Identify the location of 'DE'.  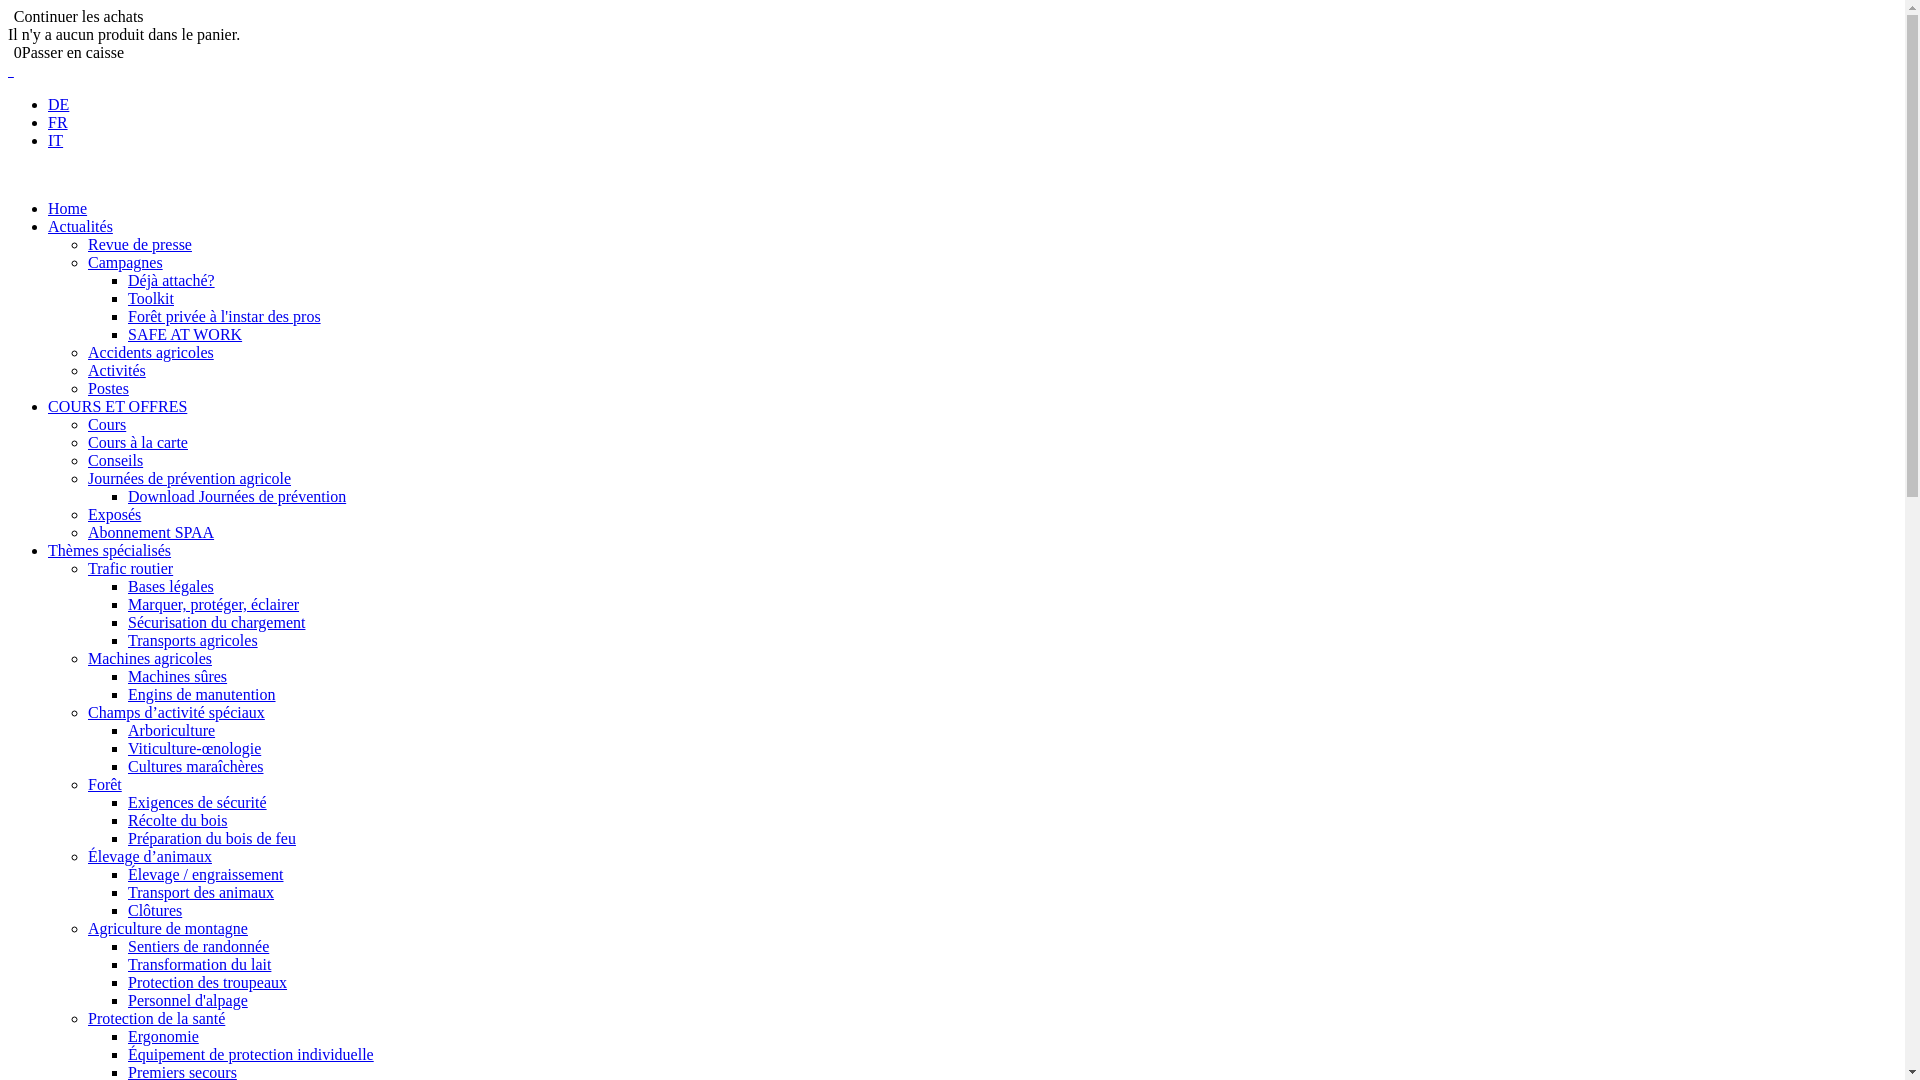
(48, 104).